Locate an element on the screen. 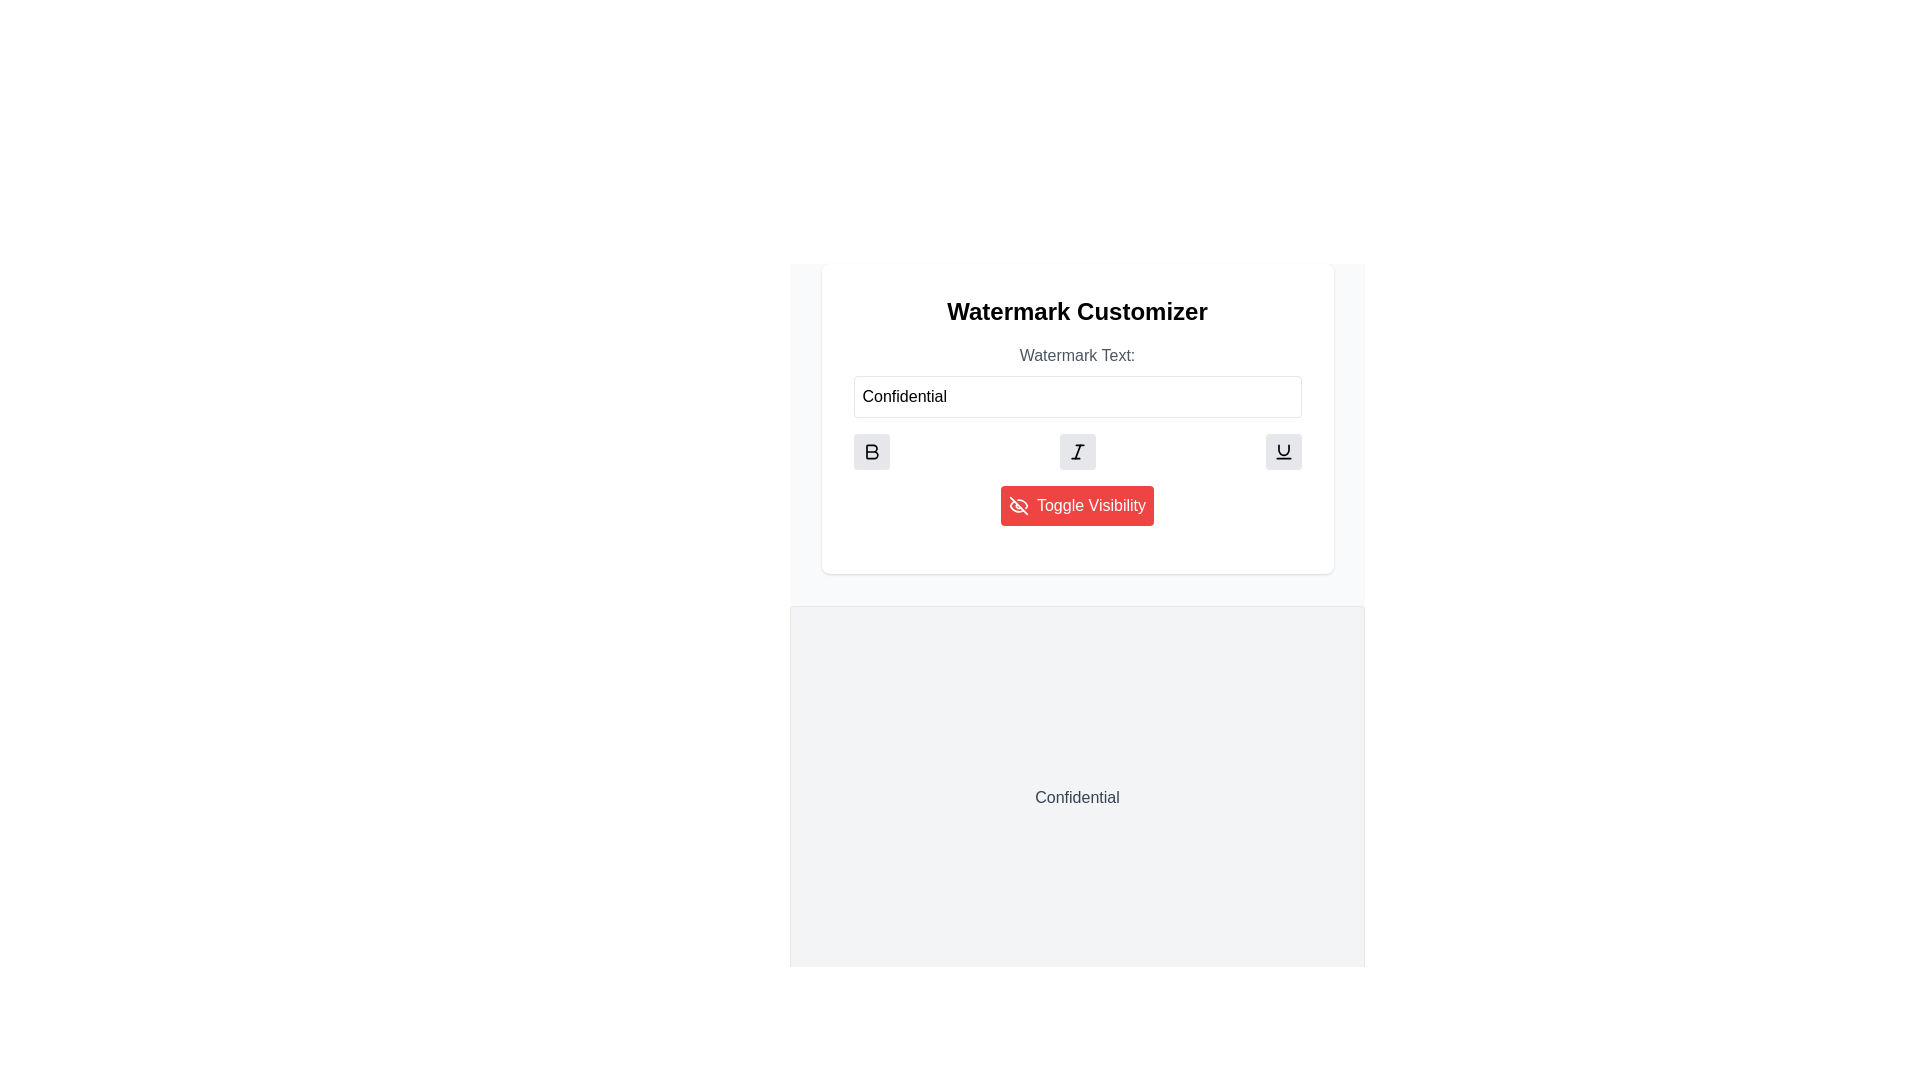 This screenshot has height=1080, width=1920. the underlined 'U' icon button is located at coordinates (1283, 451).